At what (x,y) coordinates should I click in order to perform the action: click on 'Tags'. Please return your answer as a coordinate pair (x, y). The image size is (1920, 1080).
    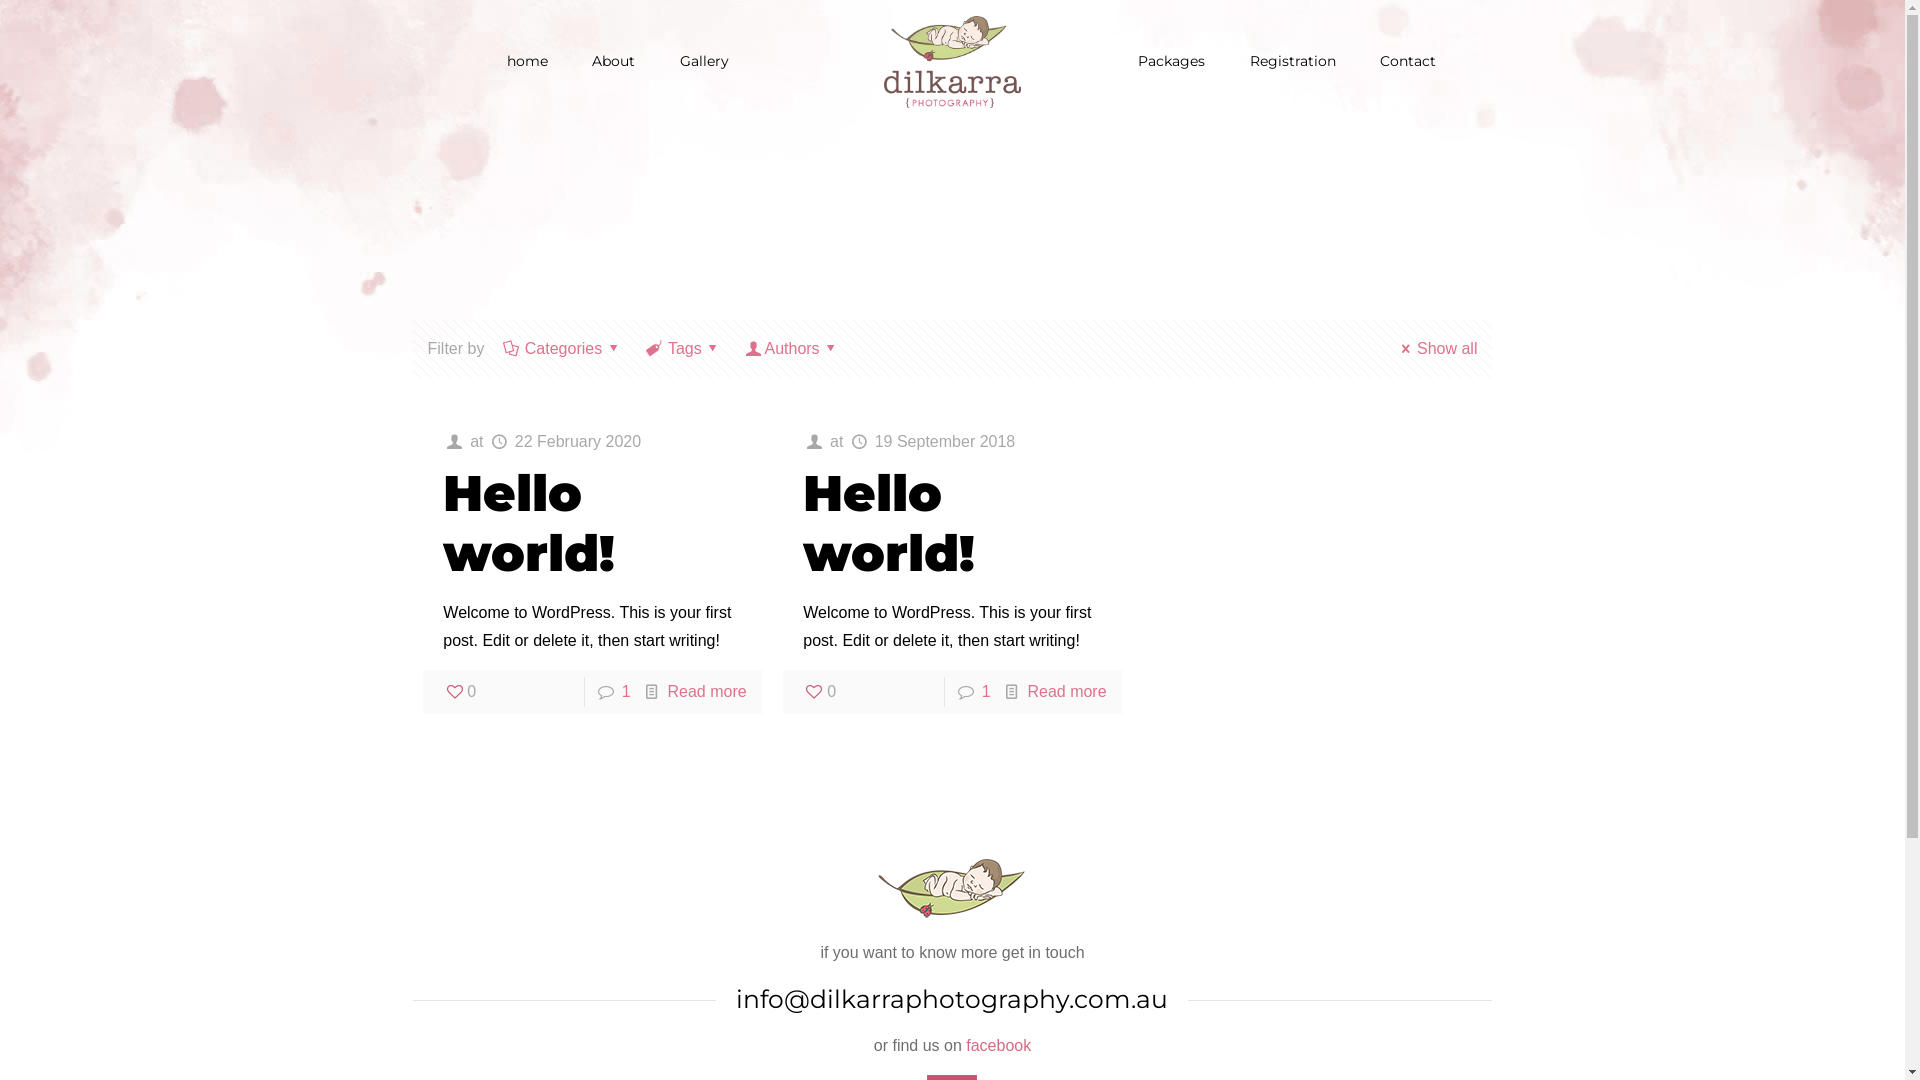
    Looking at the image, I should click on (643, 347).